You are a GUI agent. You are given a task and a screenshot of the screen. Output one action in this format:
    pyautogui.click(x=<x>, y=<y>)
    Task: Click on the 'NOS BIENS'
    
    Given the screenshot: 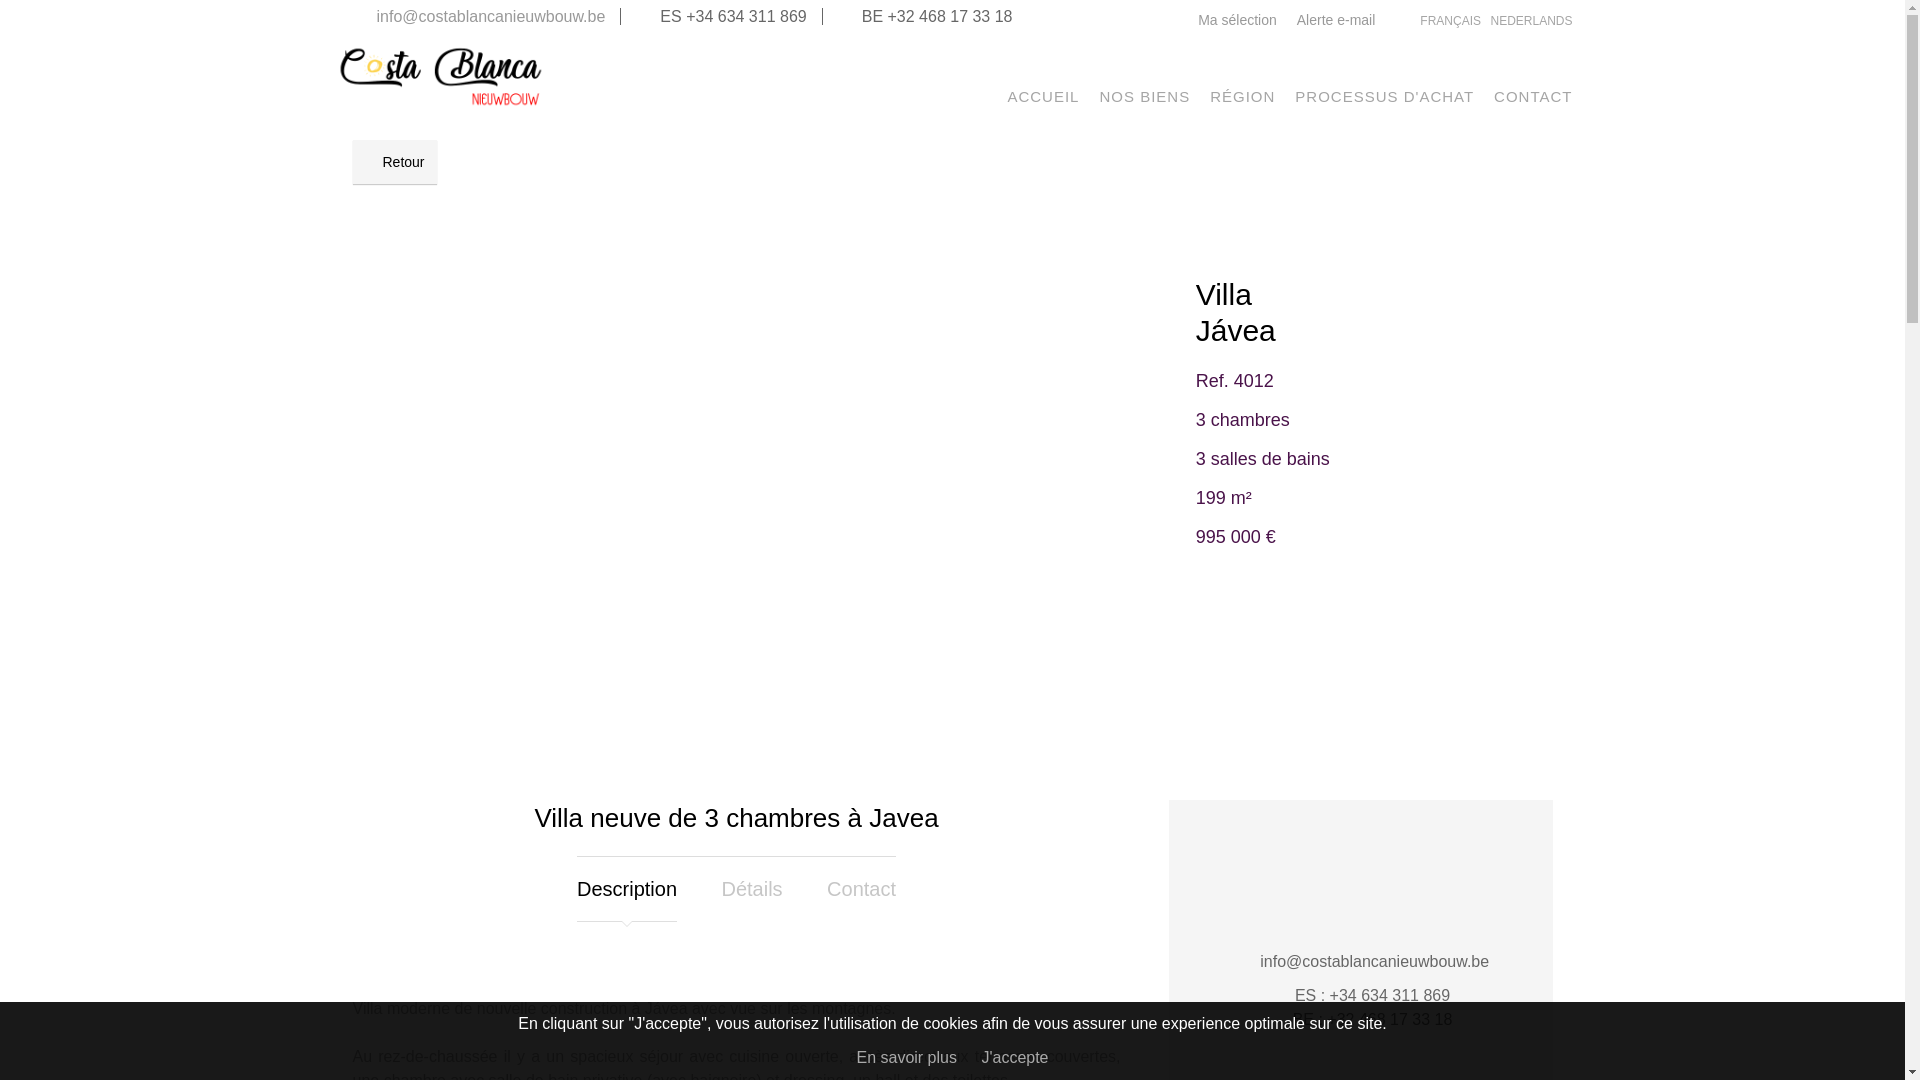 What is the action you would take?
    pyautogui.click(x=1144, y=96)
    